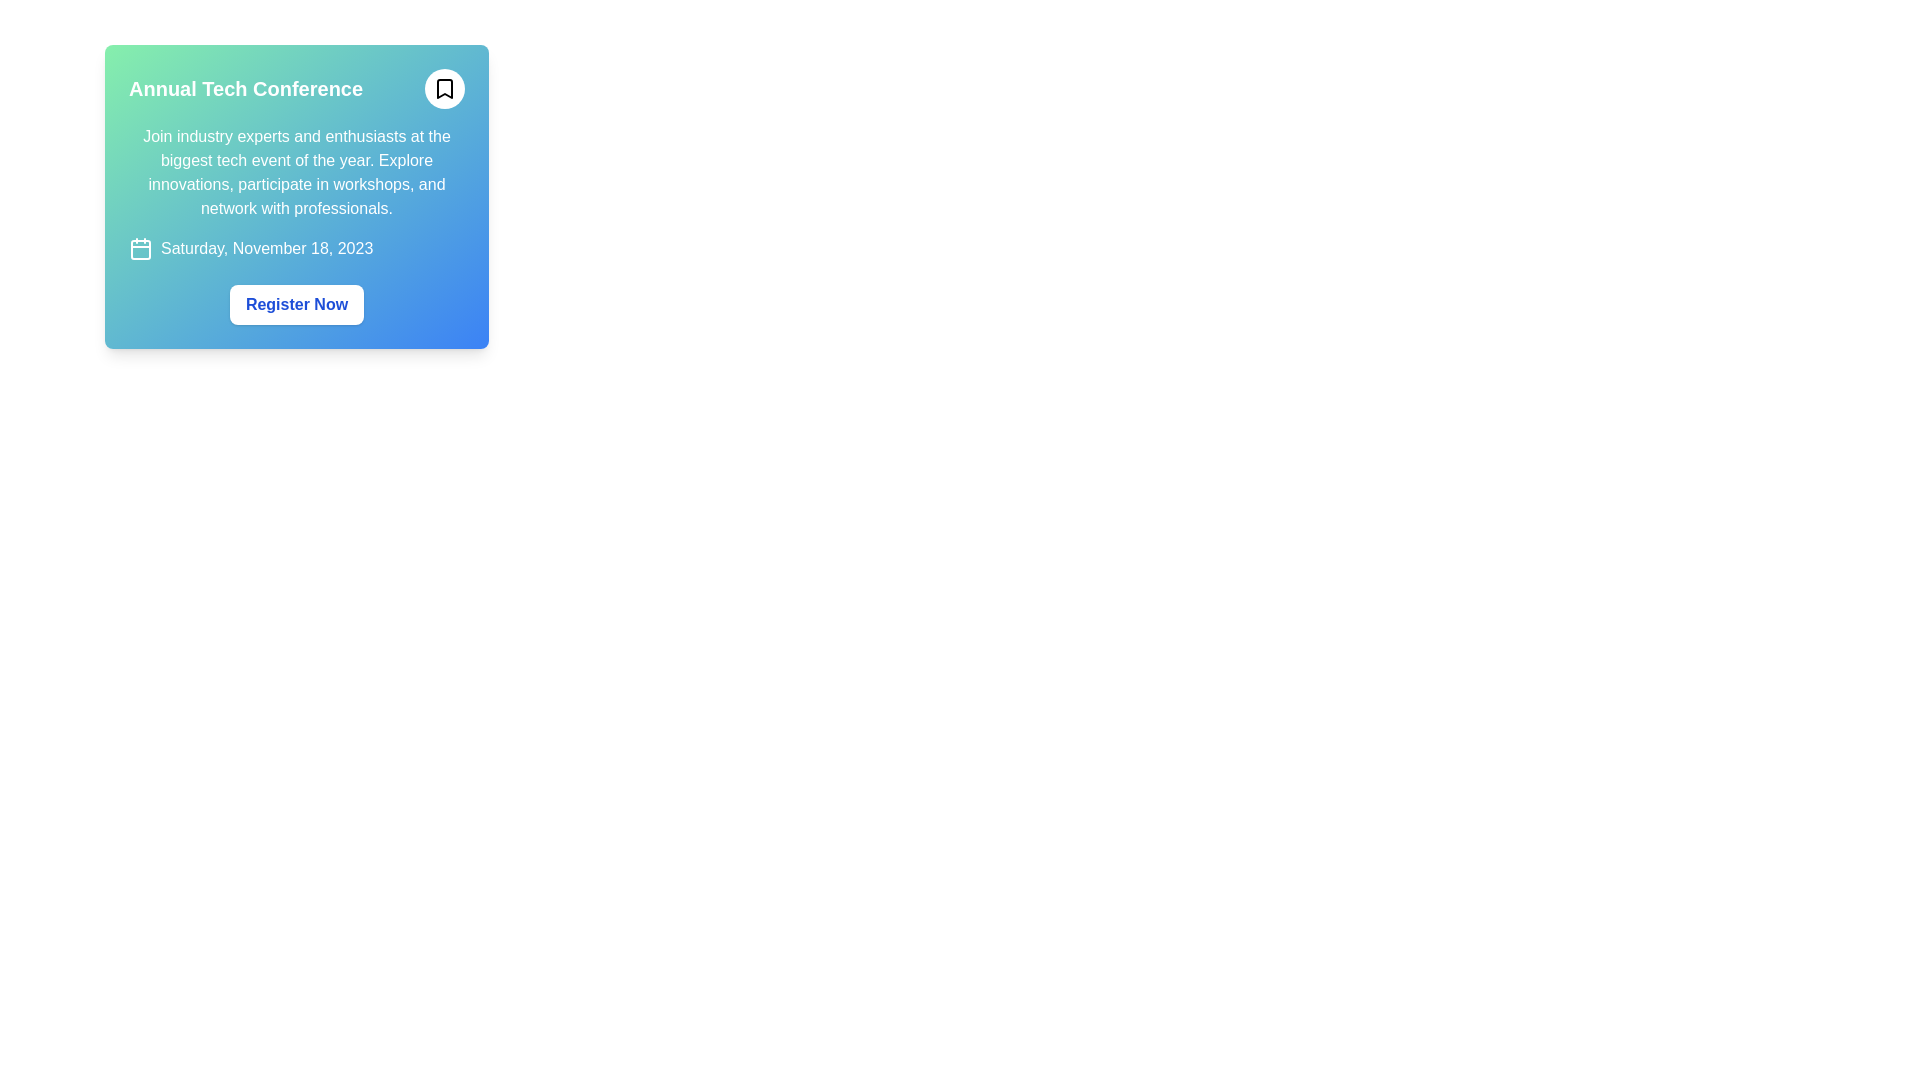  I want to click on bookmark-shaped icon with a black outline and transparent interior located at the top-right corner of the blue card titled 'Annual Tech Conference', so click(444, 87).